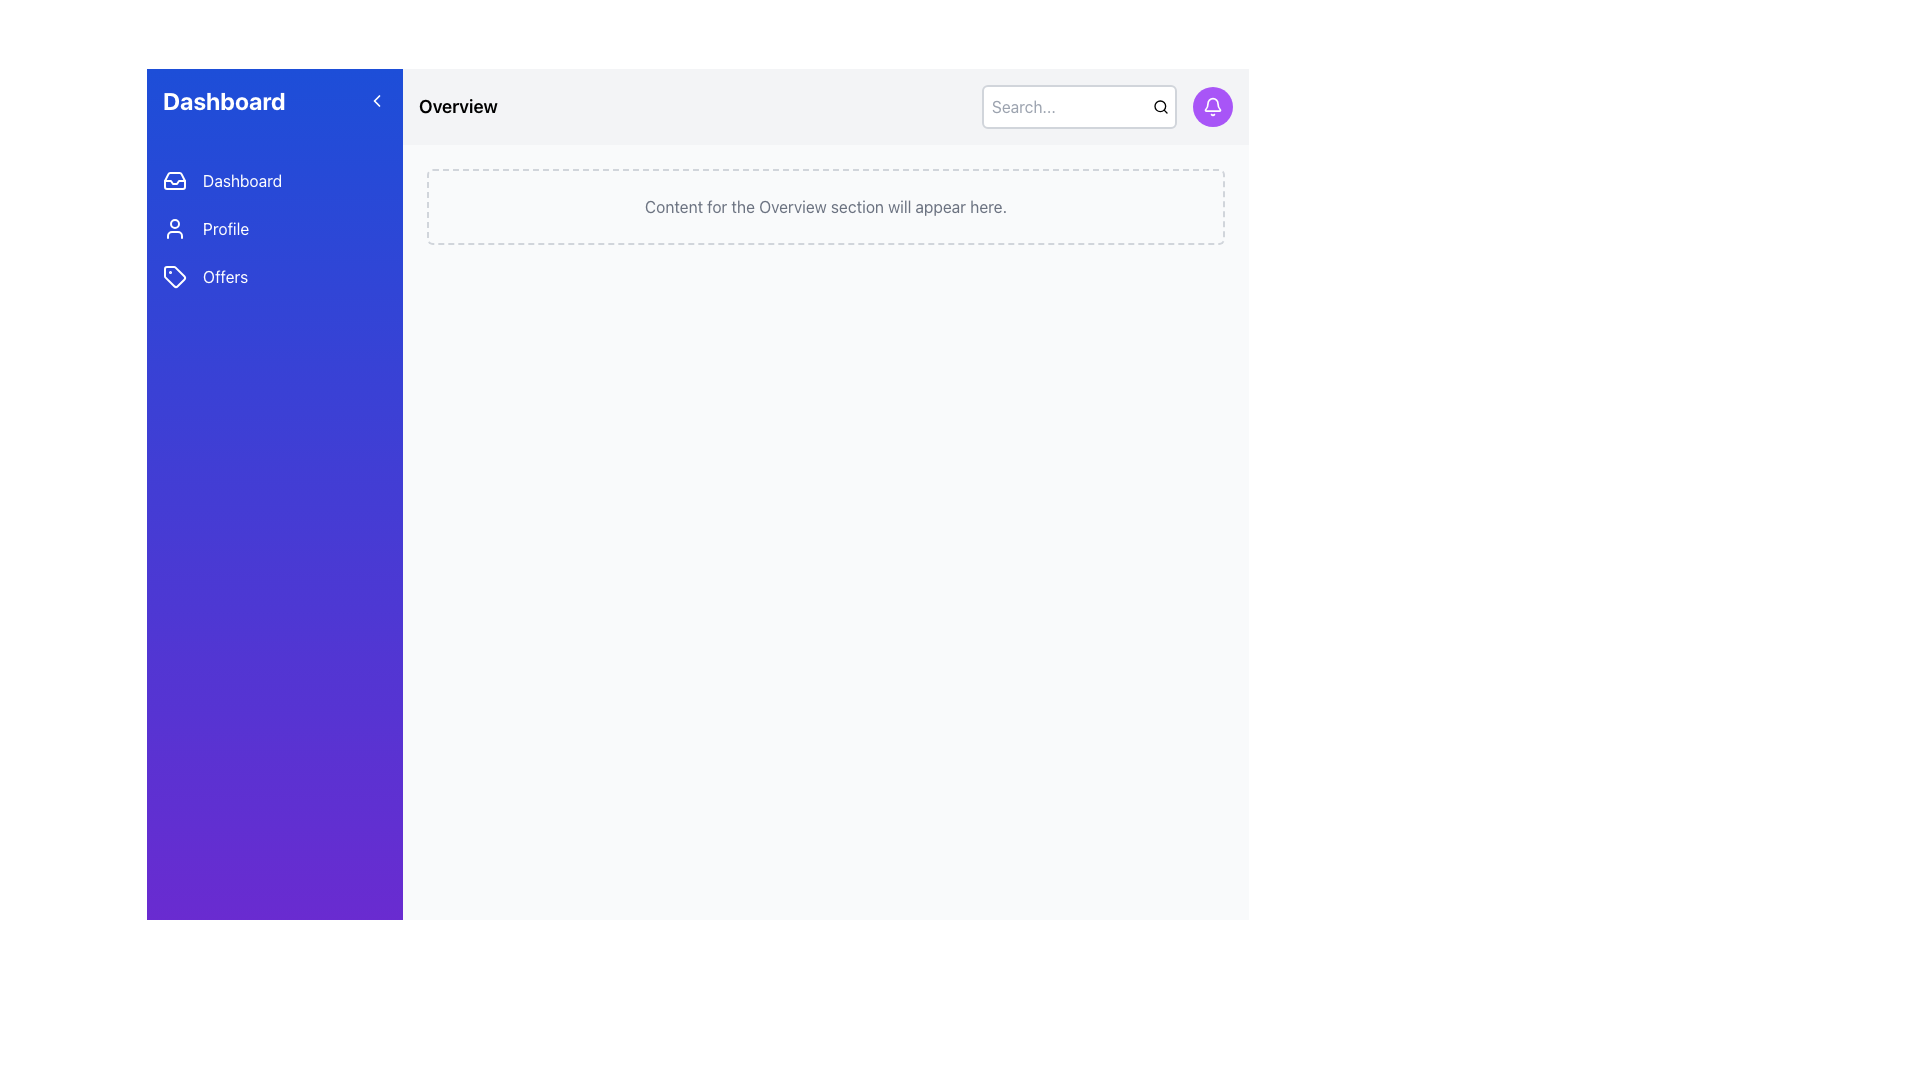 This screenshot has width=1920, height=1080. Describe the element at coordinates (174, 277) in the screenshot. I see `the 'Offers' menu item icon located on the left side of the interface, which visually indicates the section's content and purpose` at that location.